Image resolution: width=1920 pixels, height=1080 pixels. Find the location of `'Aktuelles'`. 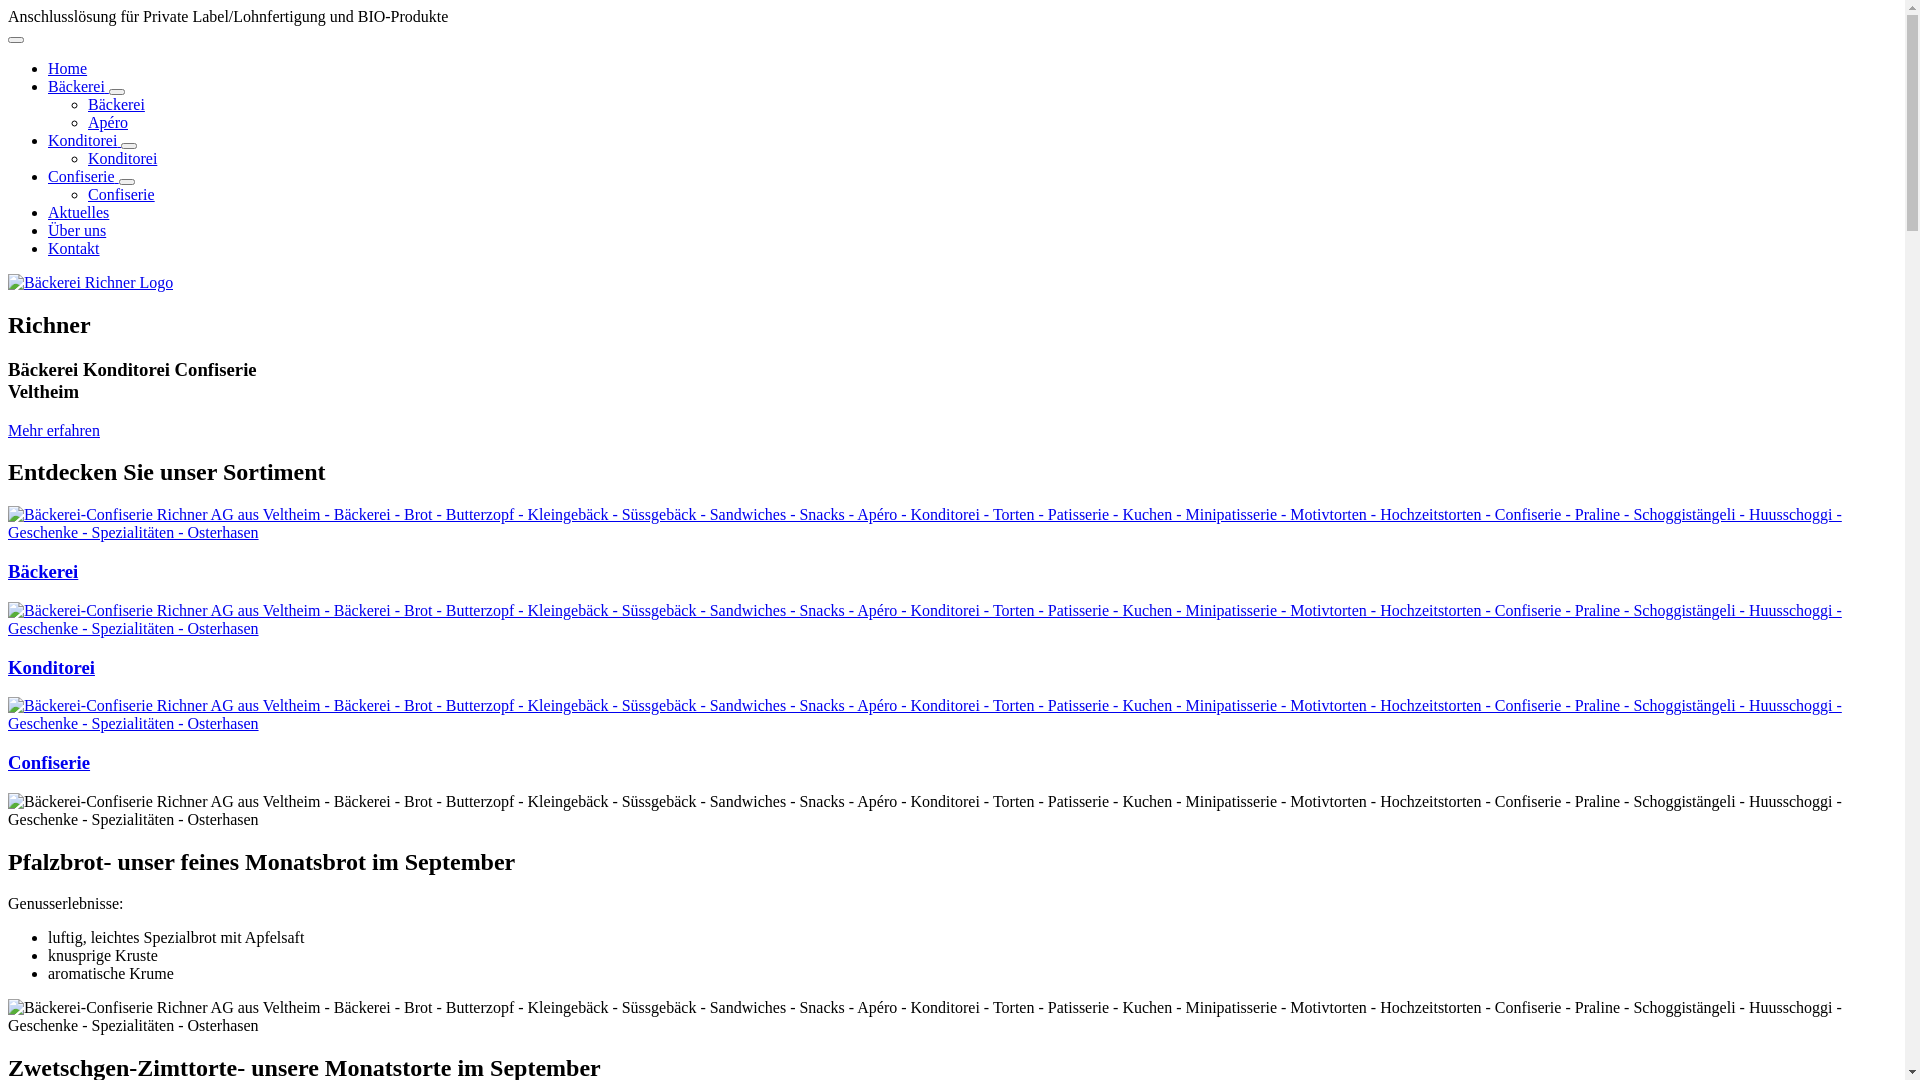

'Aktuelles' is located at coordinates (78, 212).